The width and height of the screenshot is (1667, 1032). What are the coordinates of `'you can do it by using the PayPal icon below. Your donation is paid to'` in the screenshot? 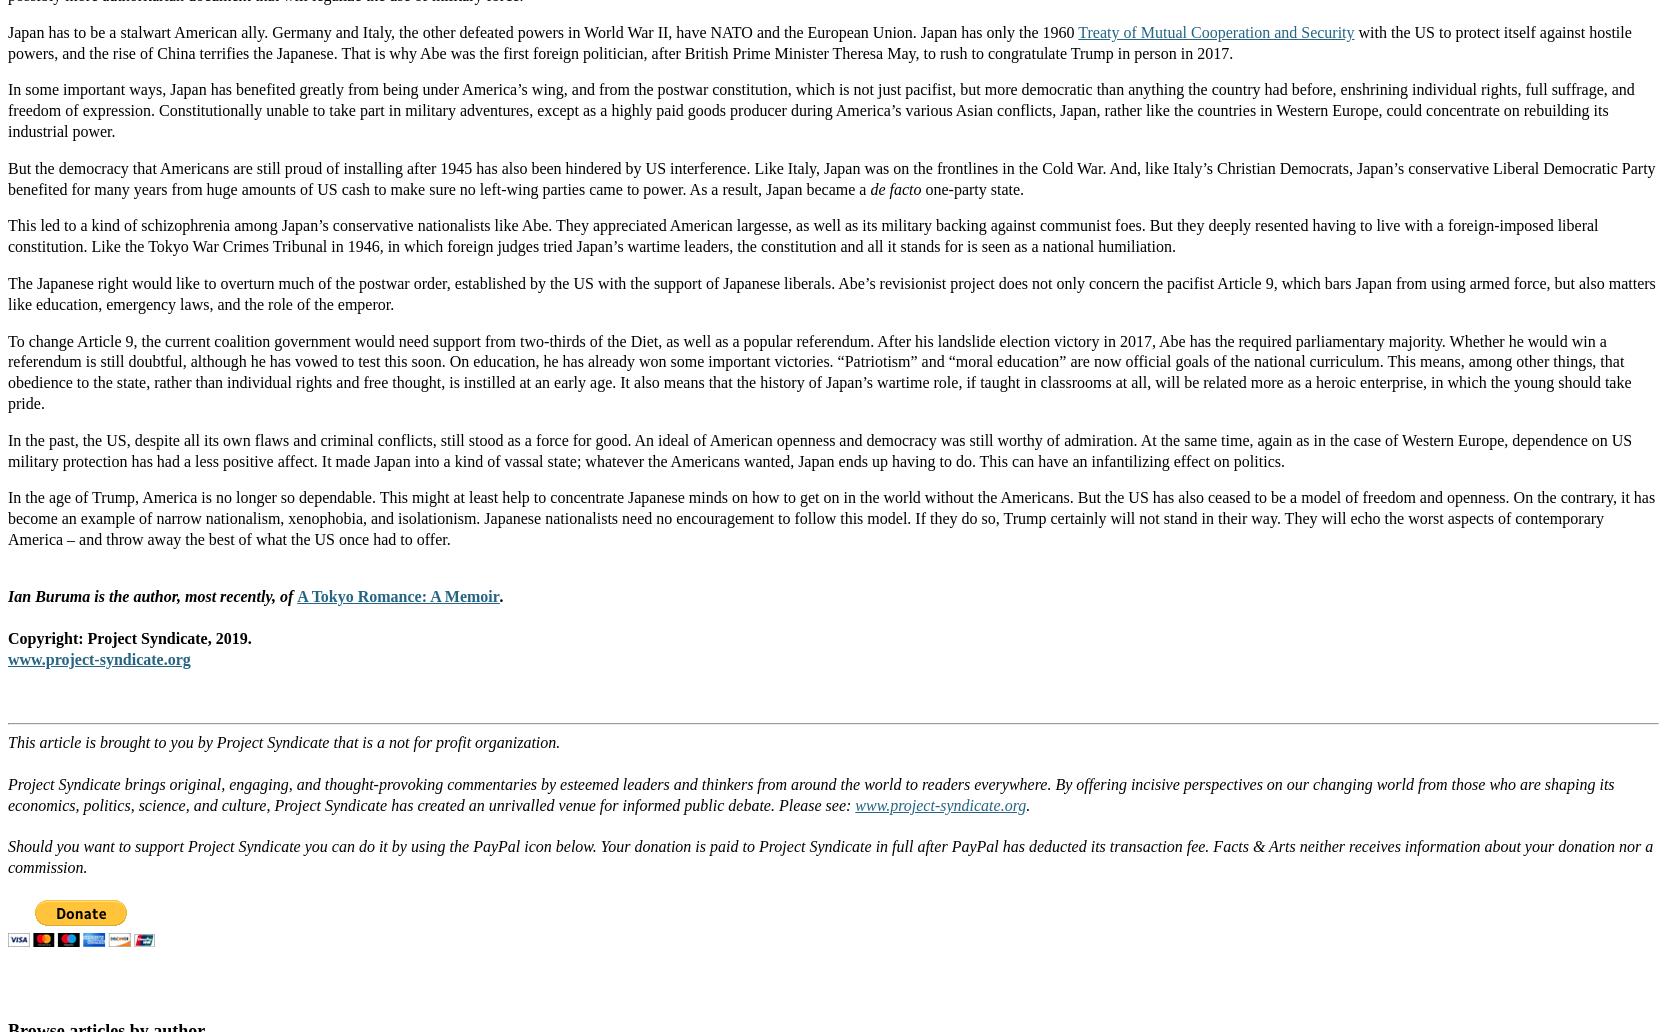 It's located at (528, 846).